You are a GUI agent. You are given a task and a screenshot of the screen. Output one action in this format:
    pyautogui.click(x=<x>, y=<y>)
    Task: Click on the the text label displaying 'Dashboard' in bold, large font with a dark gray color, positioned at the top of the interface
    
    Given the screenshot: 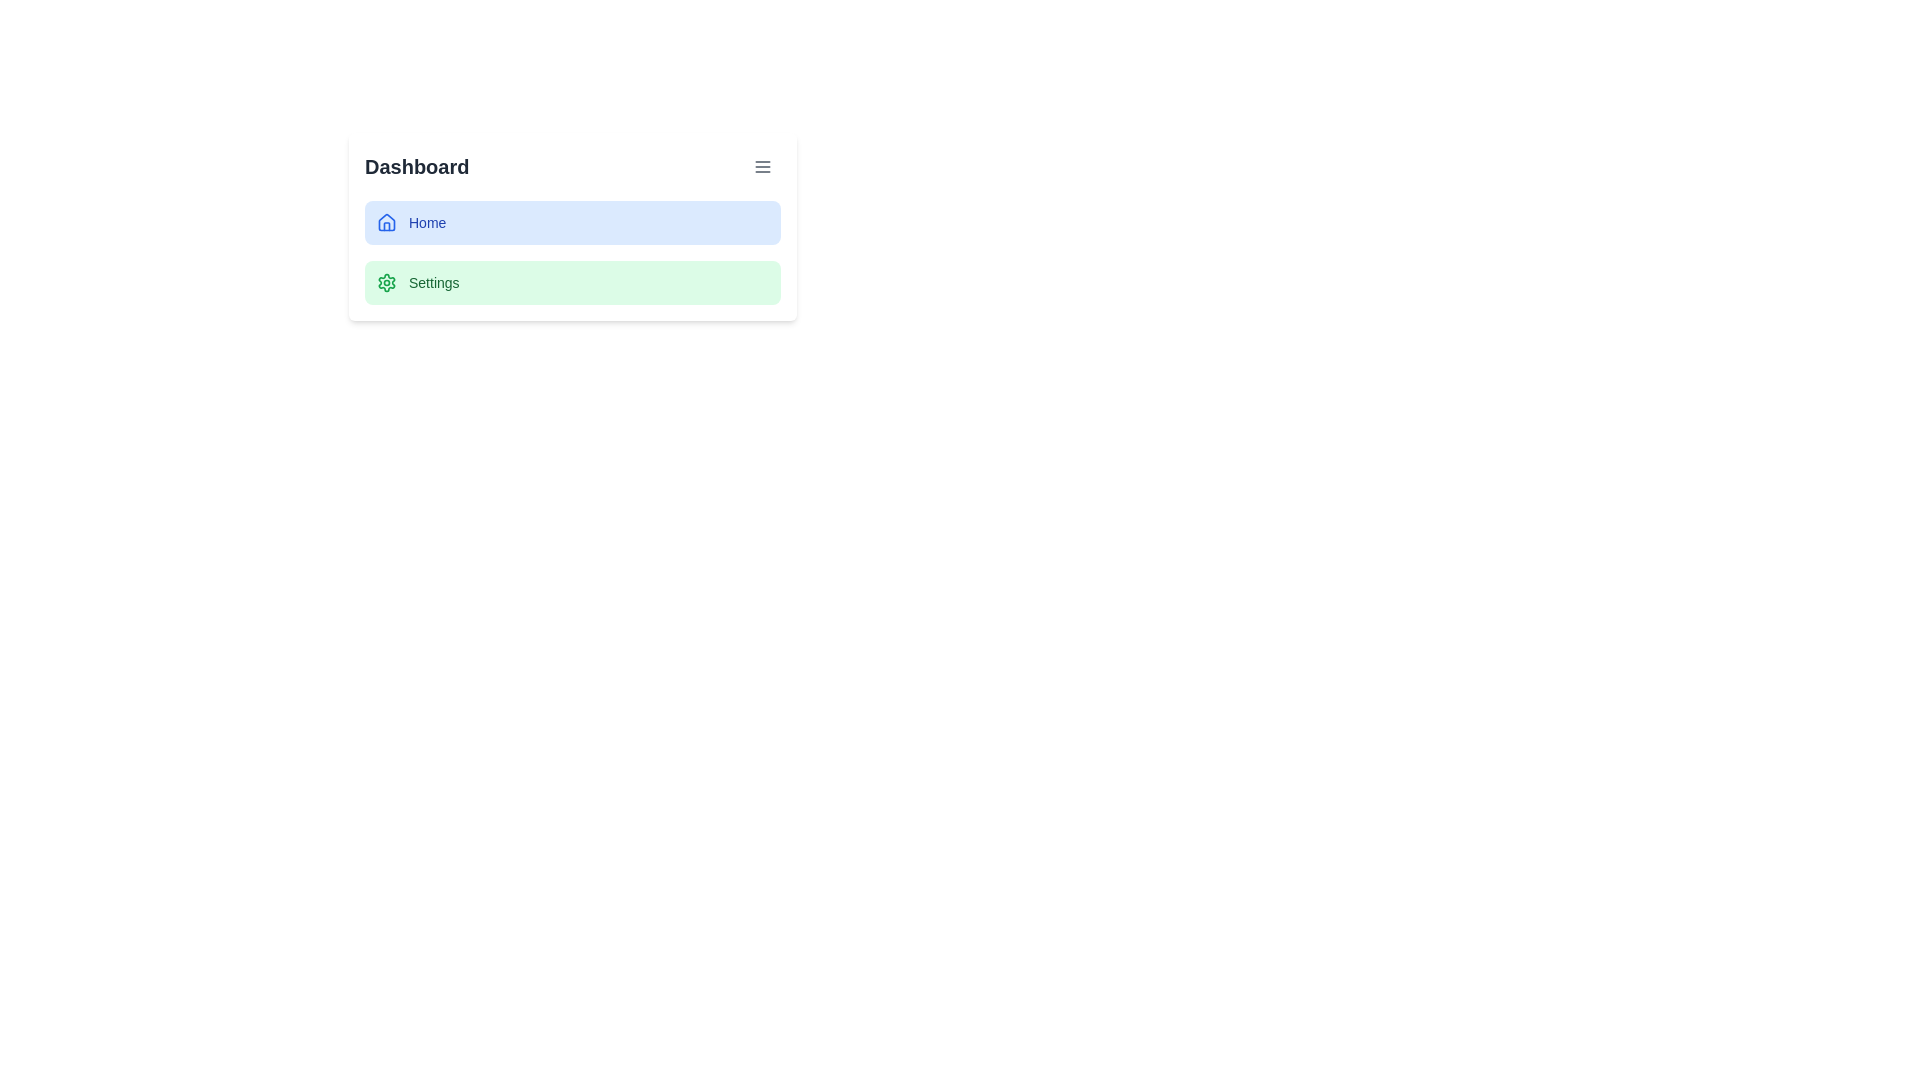 What is the action you would take?
    pyautogui.click(x=416, y=165)
    